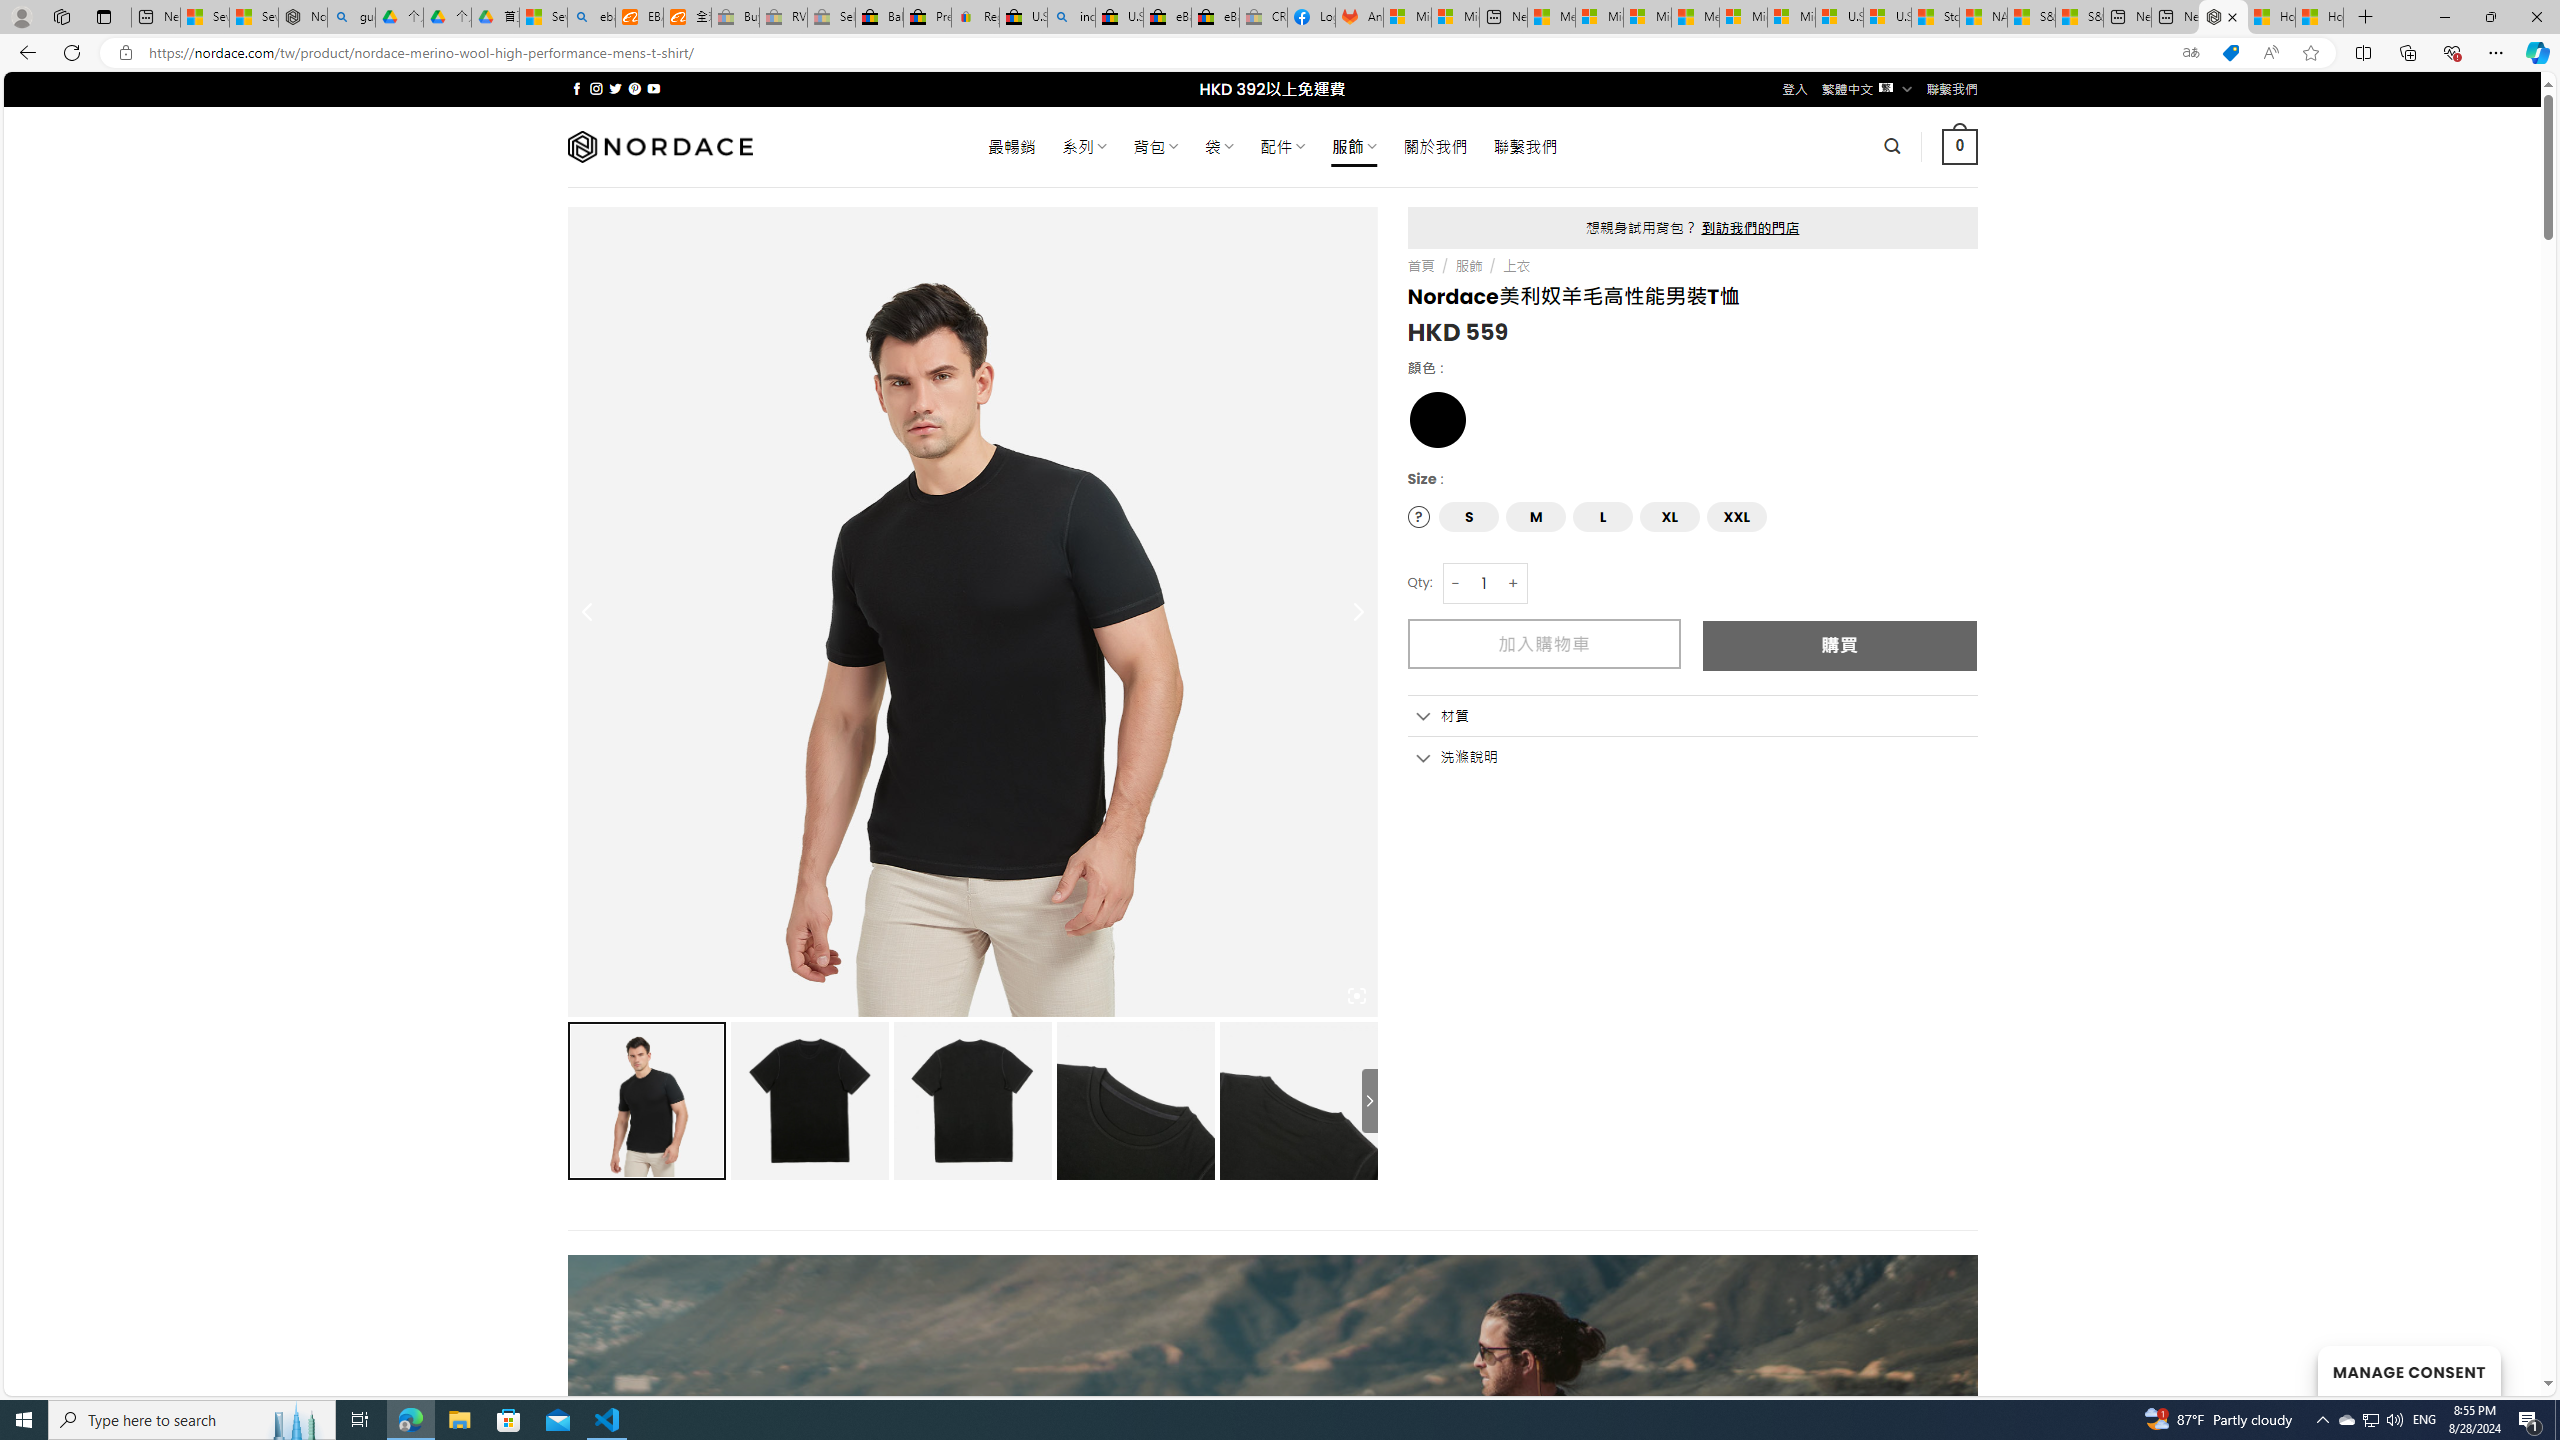 This screenshot has width=2560, height=1440. What do you see at coordinates (831, 16) in the screenshot?
I see `'Sell worldwide with eBay - Sleeping'` at bounding box center [831, 16].